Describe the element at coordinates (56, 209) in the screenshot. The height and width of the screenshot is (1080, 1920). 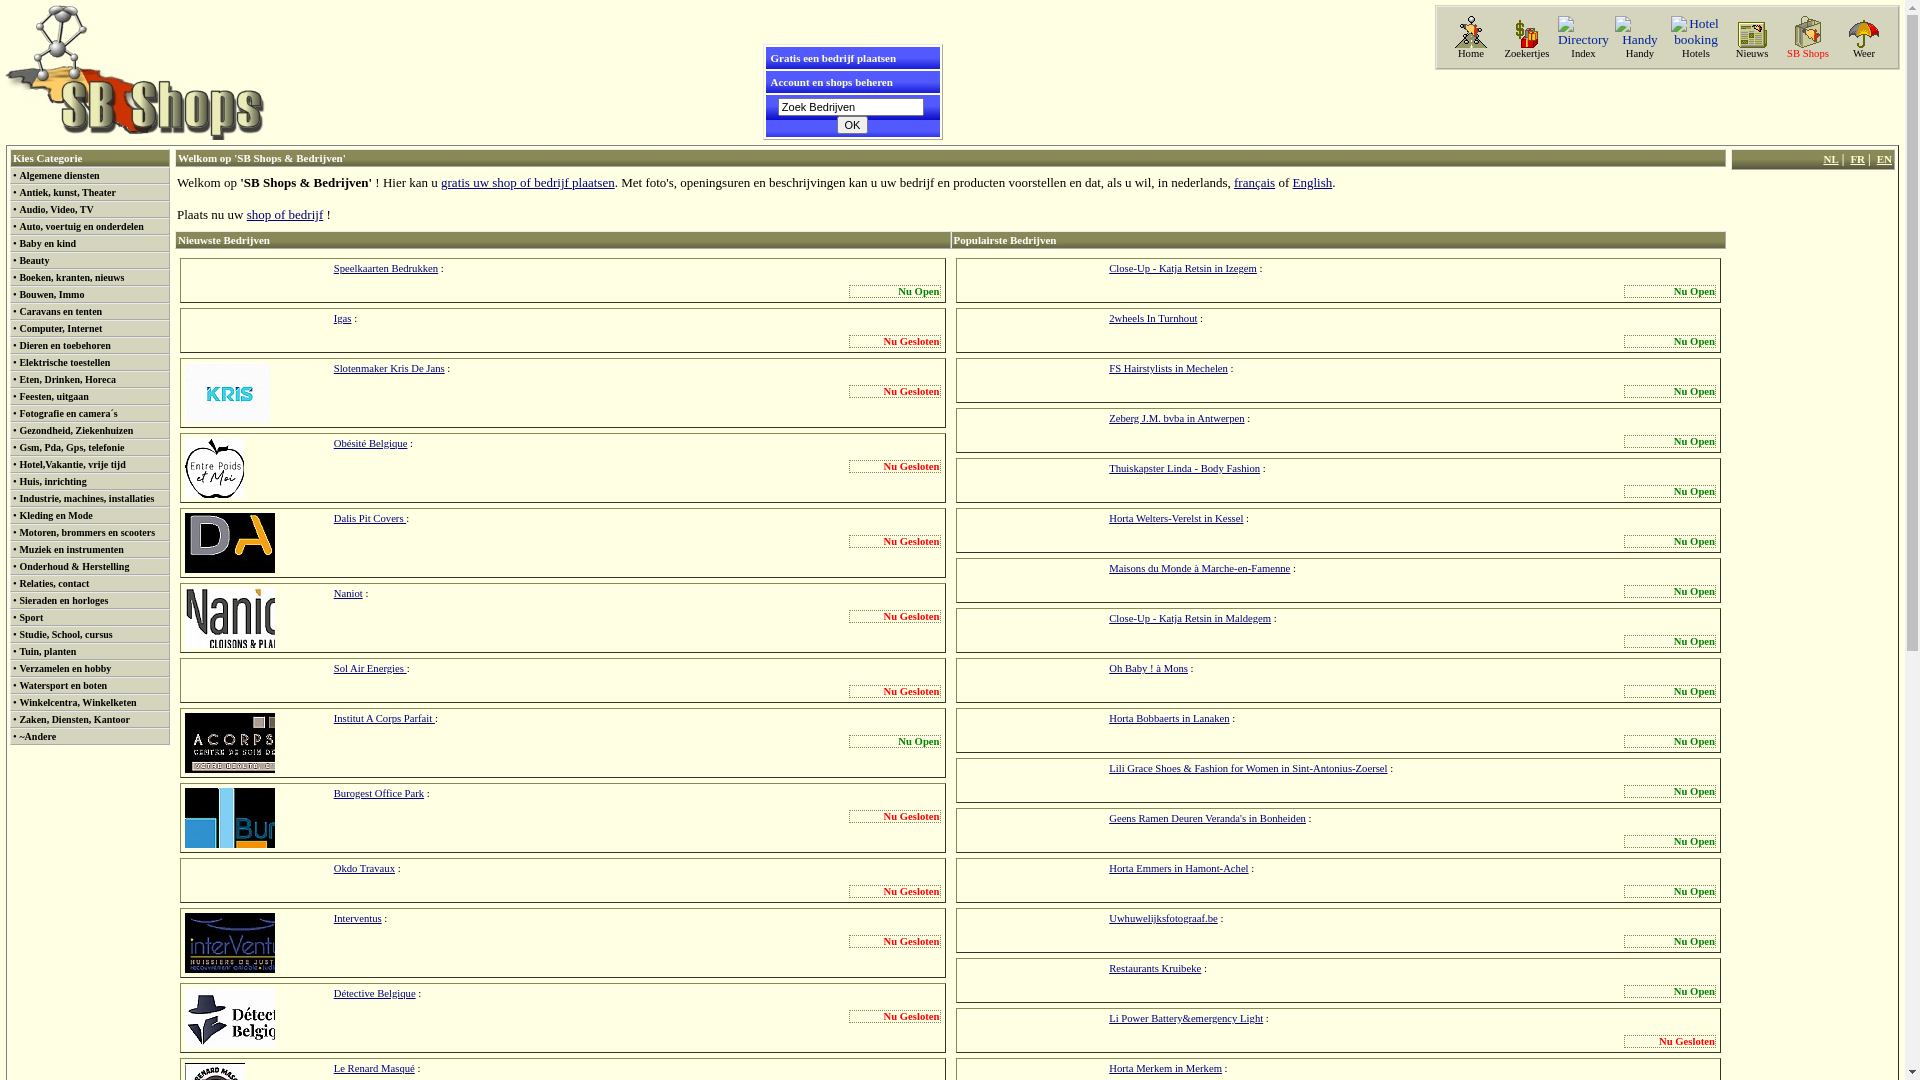
I see `'Audio, Video, TV'` at that location.